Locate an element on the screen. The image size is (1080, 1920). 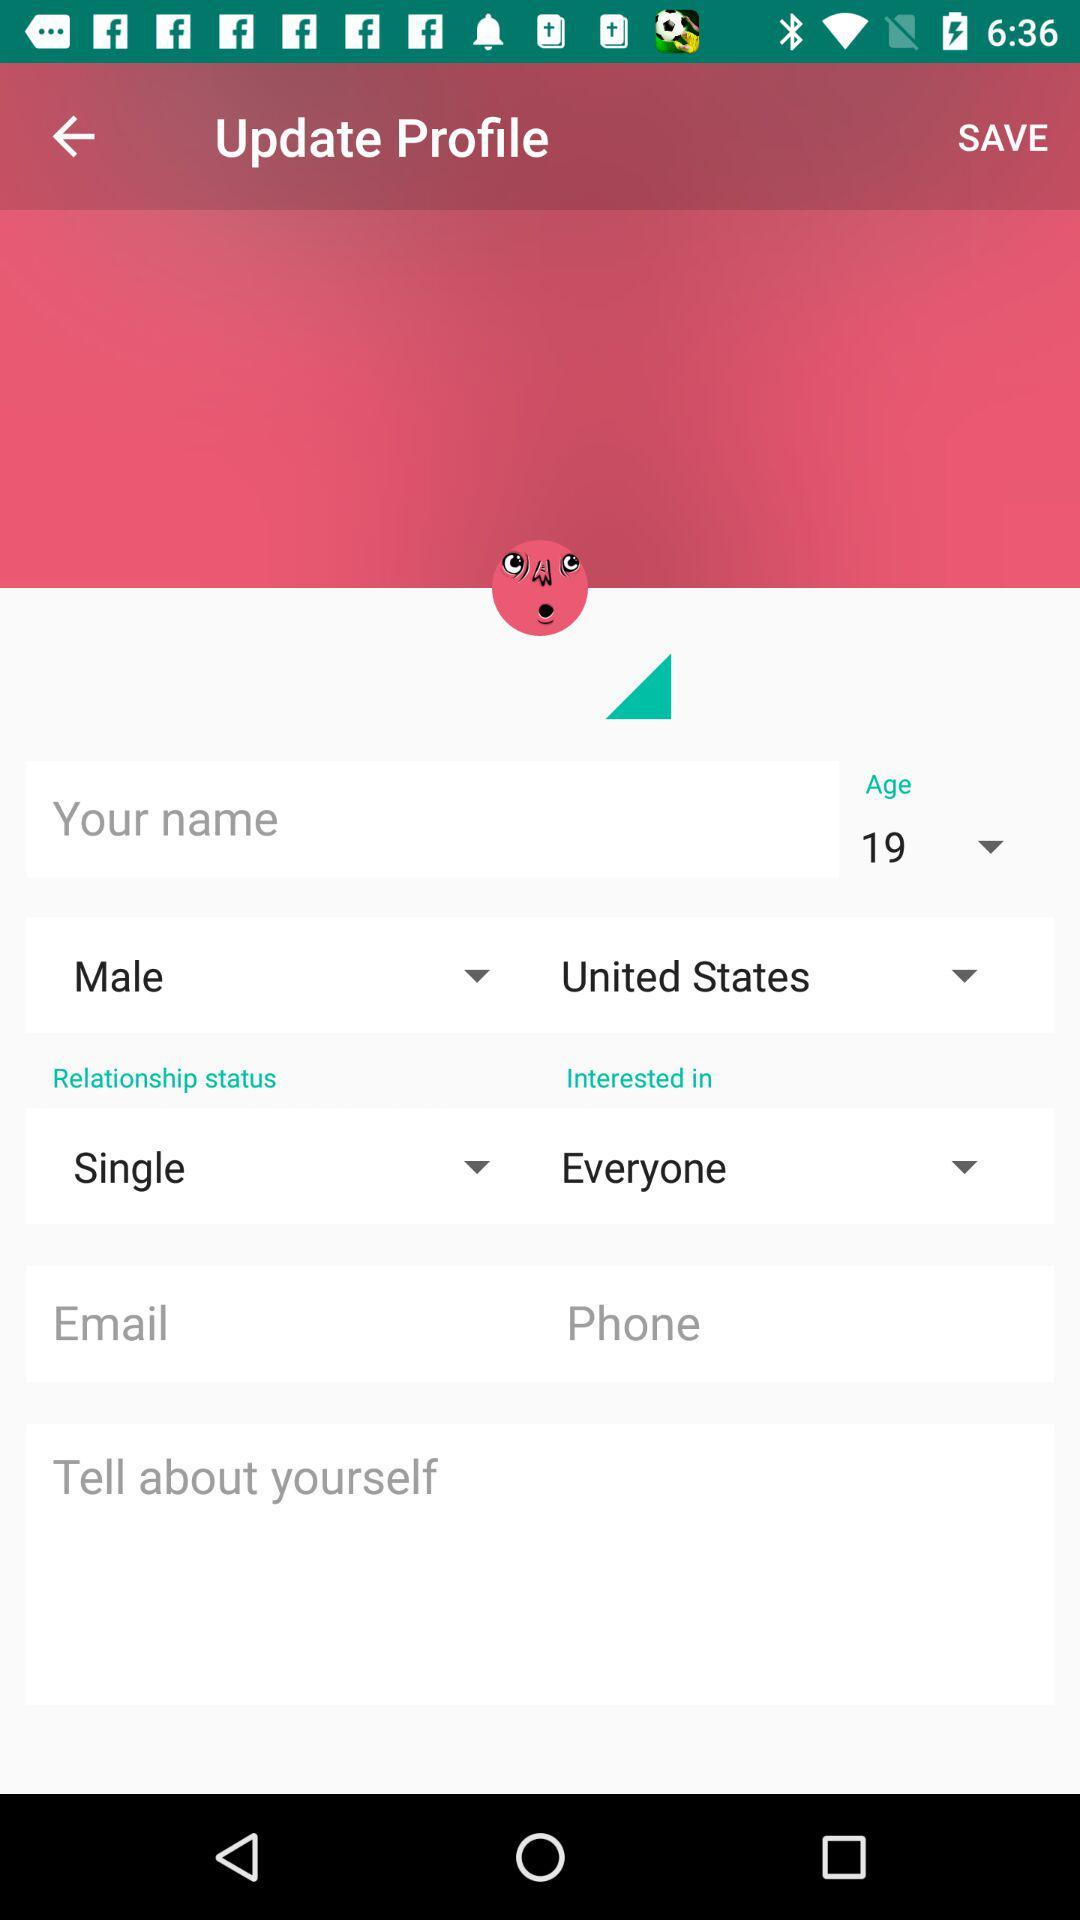
your name is located at coordinates (431, 819).